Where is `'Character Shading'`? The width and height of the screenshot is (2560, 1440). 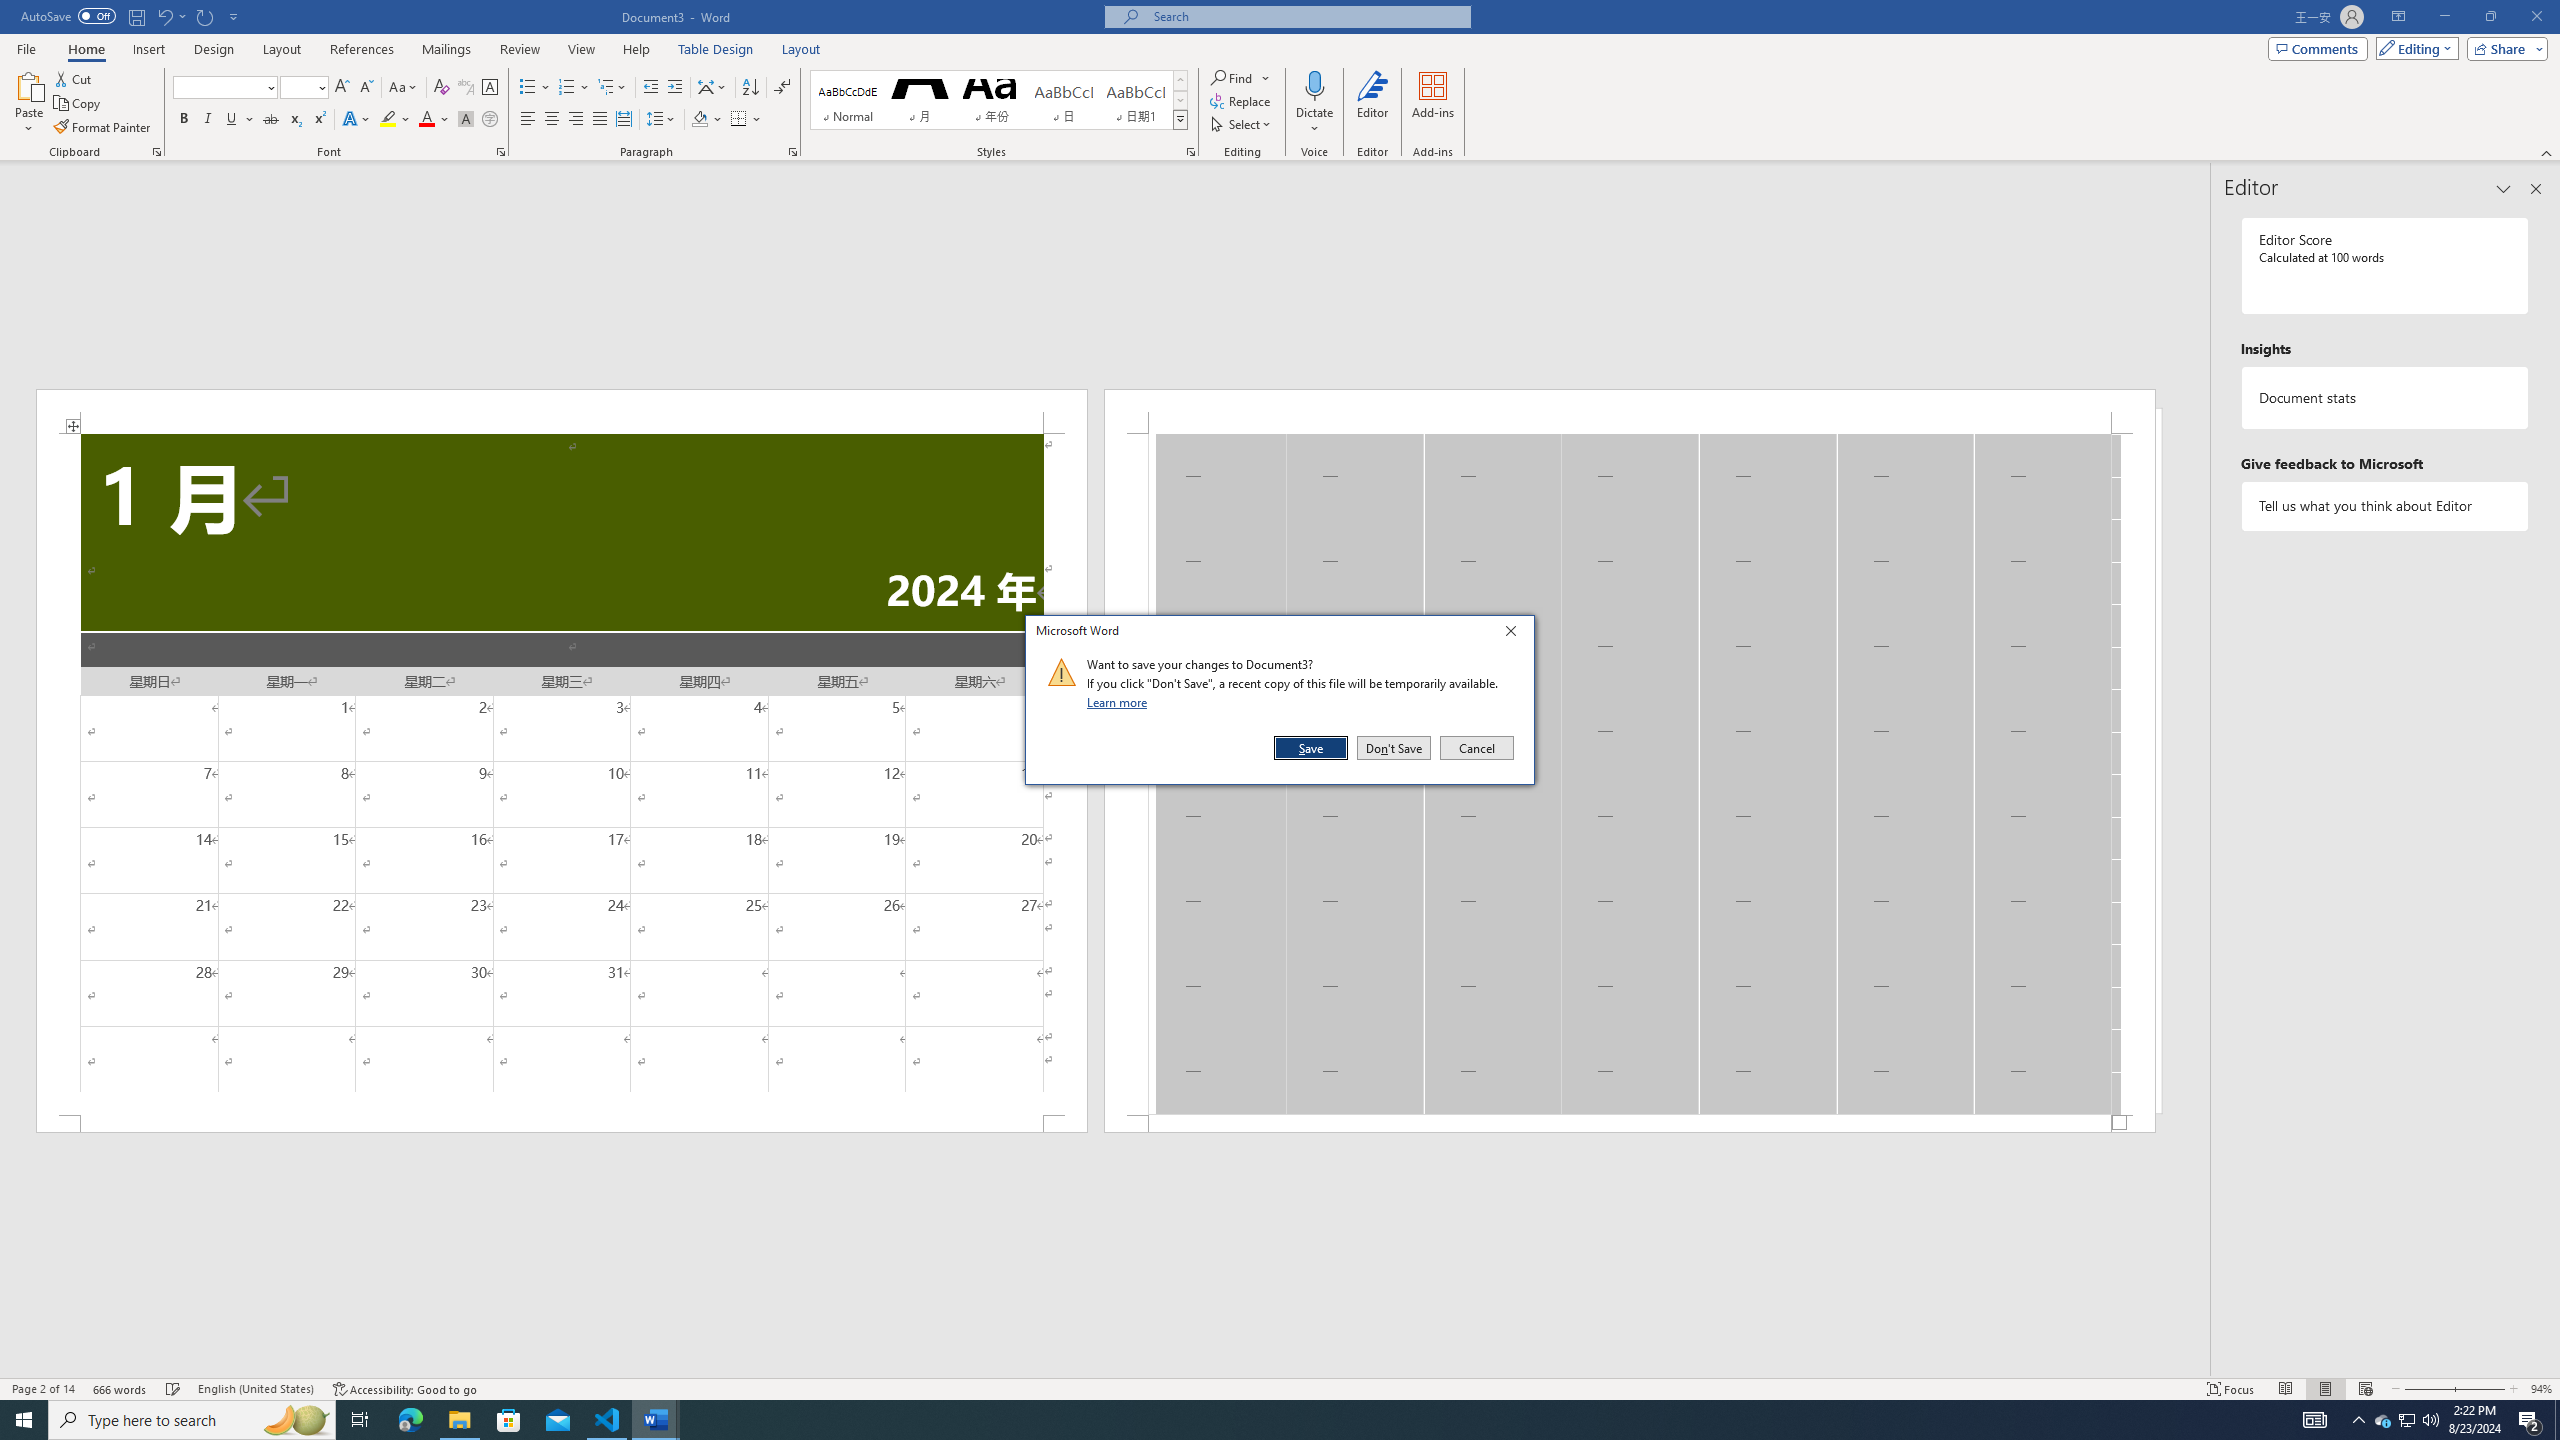
'Character Shading' is located at coordinates (464, 118).